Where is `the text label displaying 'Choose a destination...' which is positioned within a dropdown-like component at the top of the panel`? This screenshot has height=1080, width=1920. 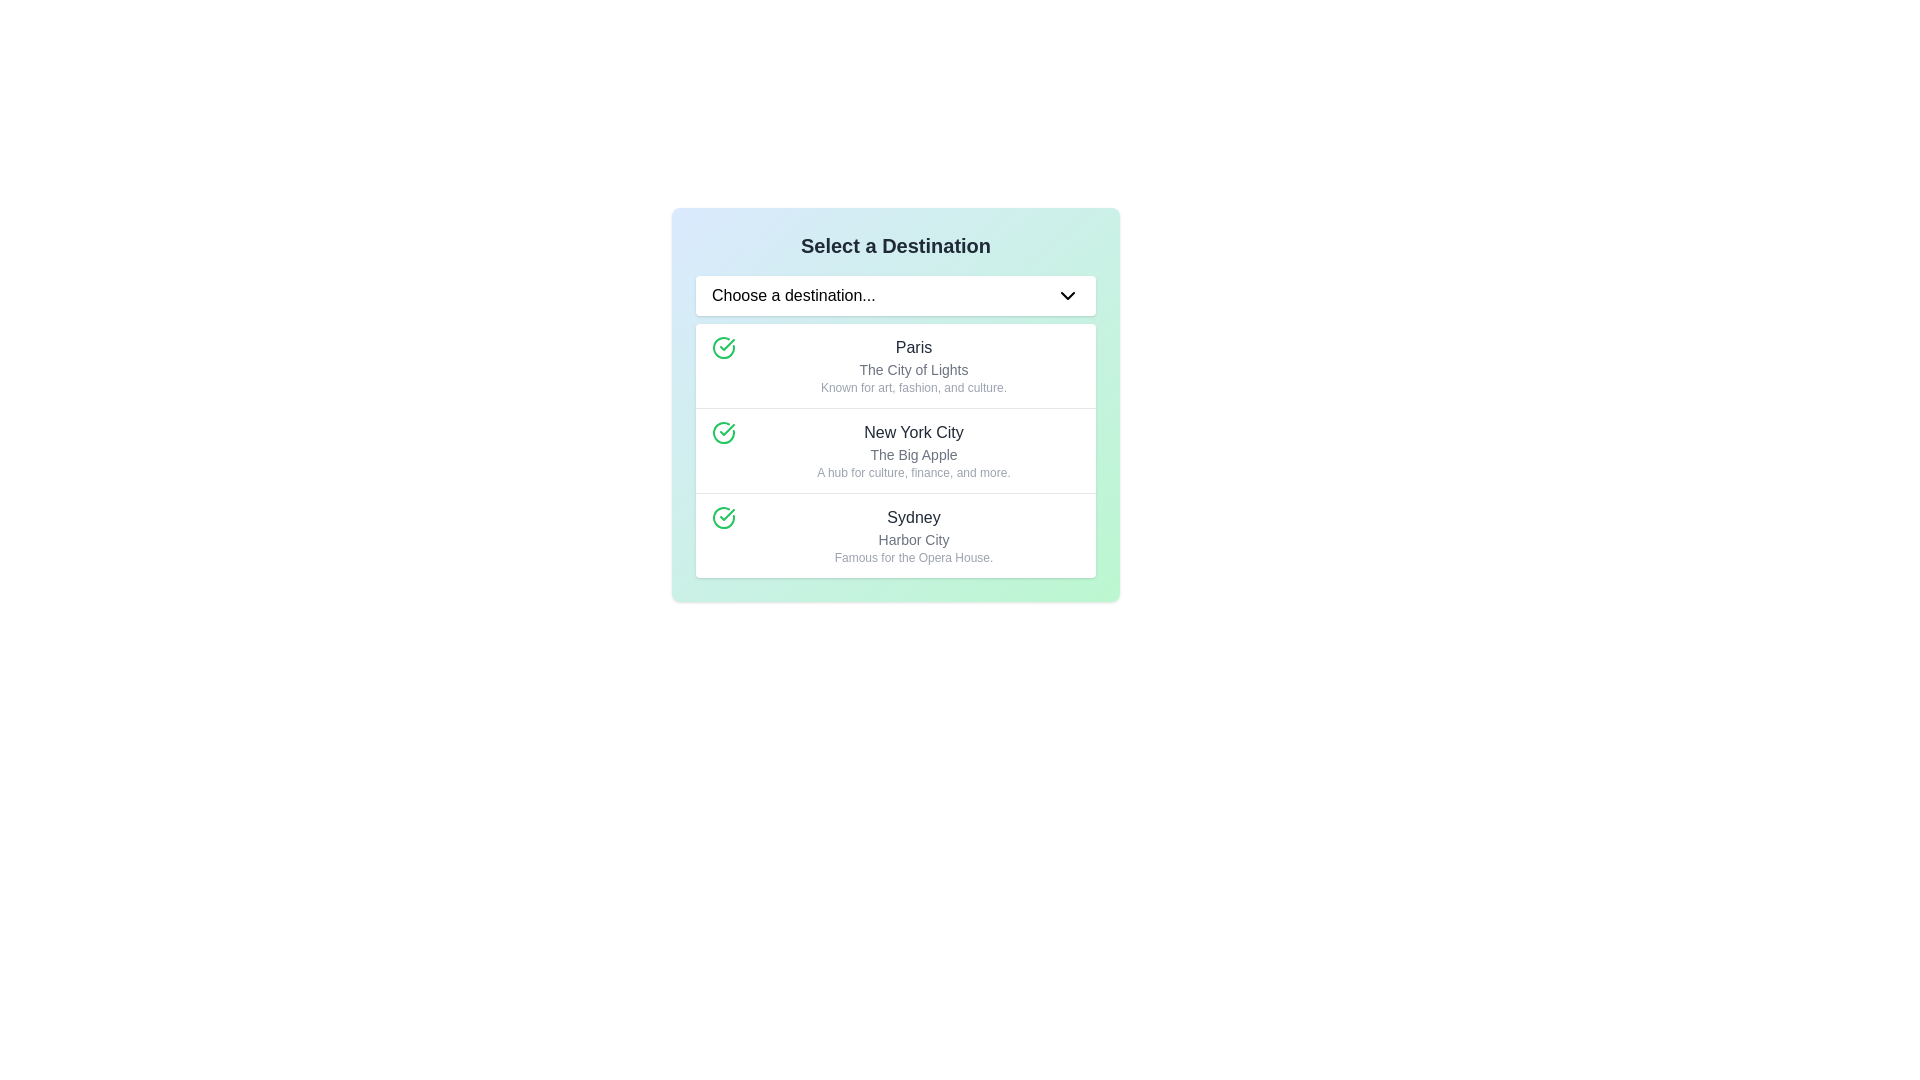 the text label displaying 'Choose a destination...' which is positioned within a dropdown-like component at the top of the panel is located at coordinates (792, 296).